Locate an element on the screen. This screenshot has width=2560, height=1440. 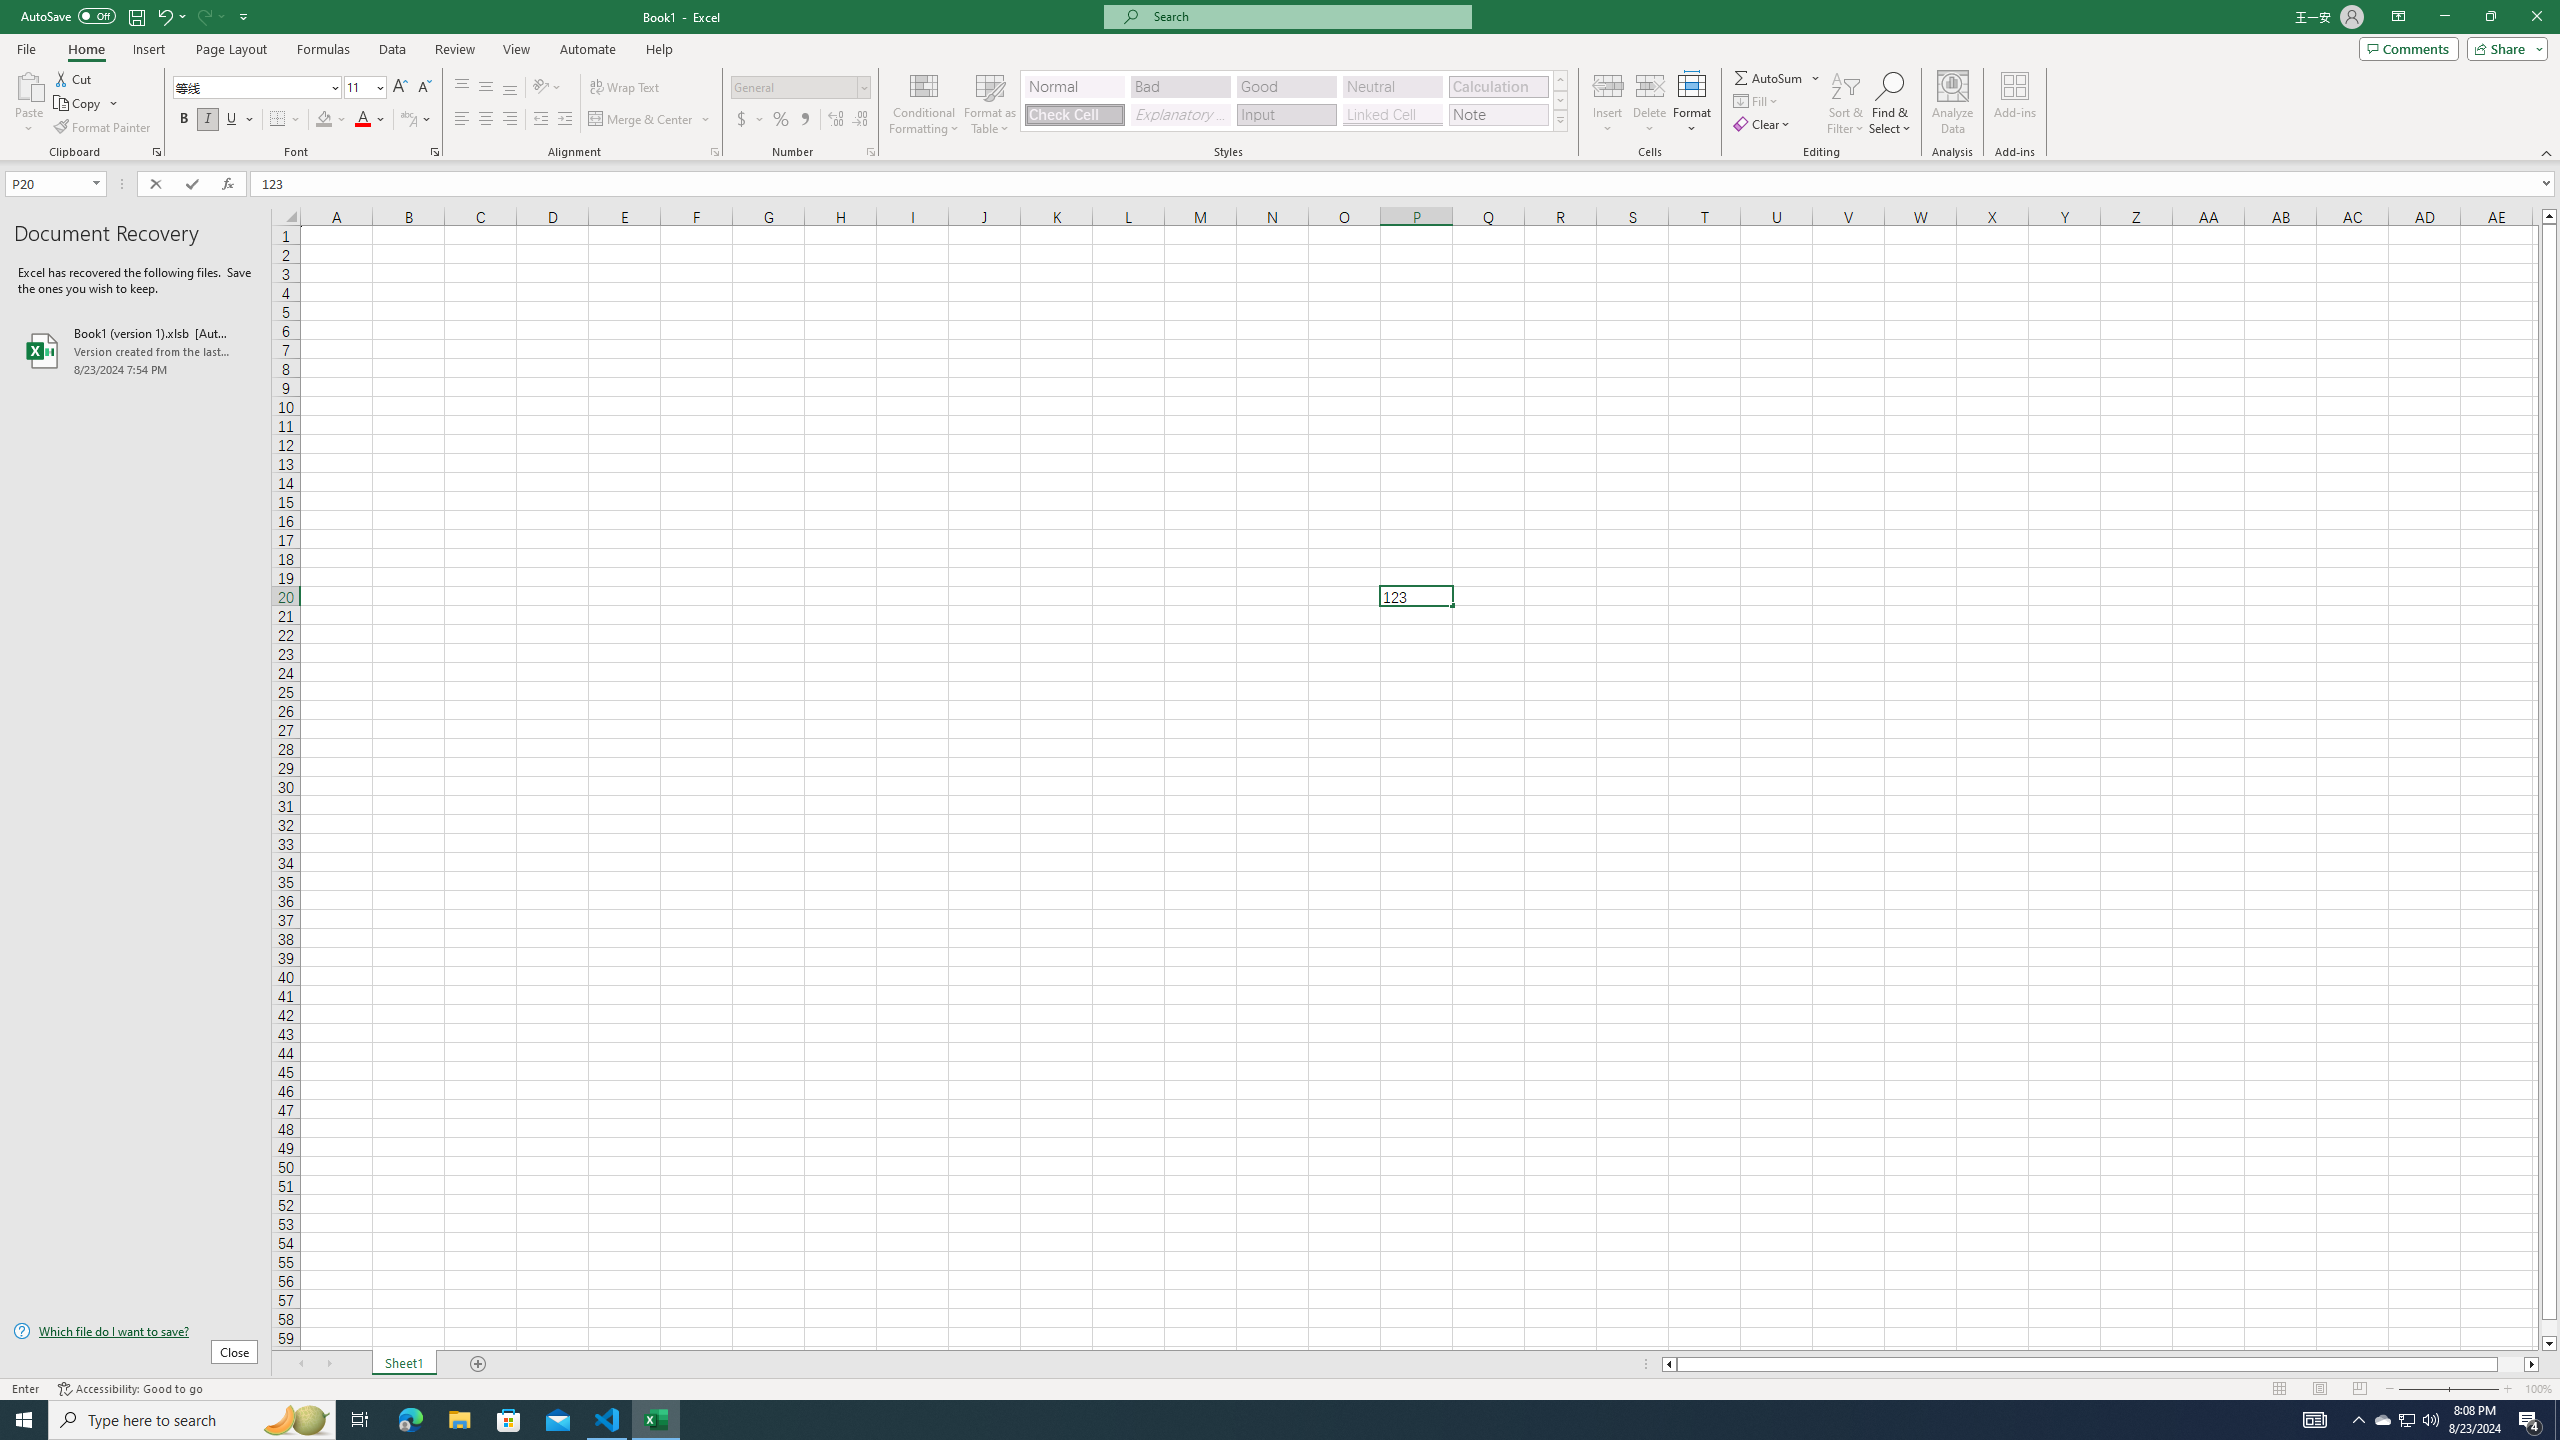
'Column left' is located at coordinates (1667, 1363).